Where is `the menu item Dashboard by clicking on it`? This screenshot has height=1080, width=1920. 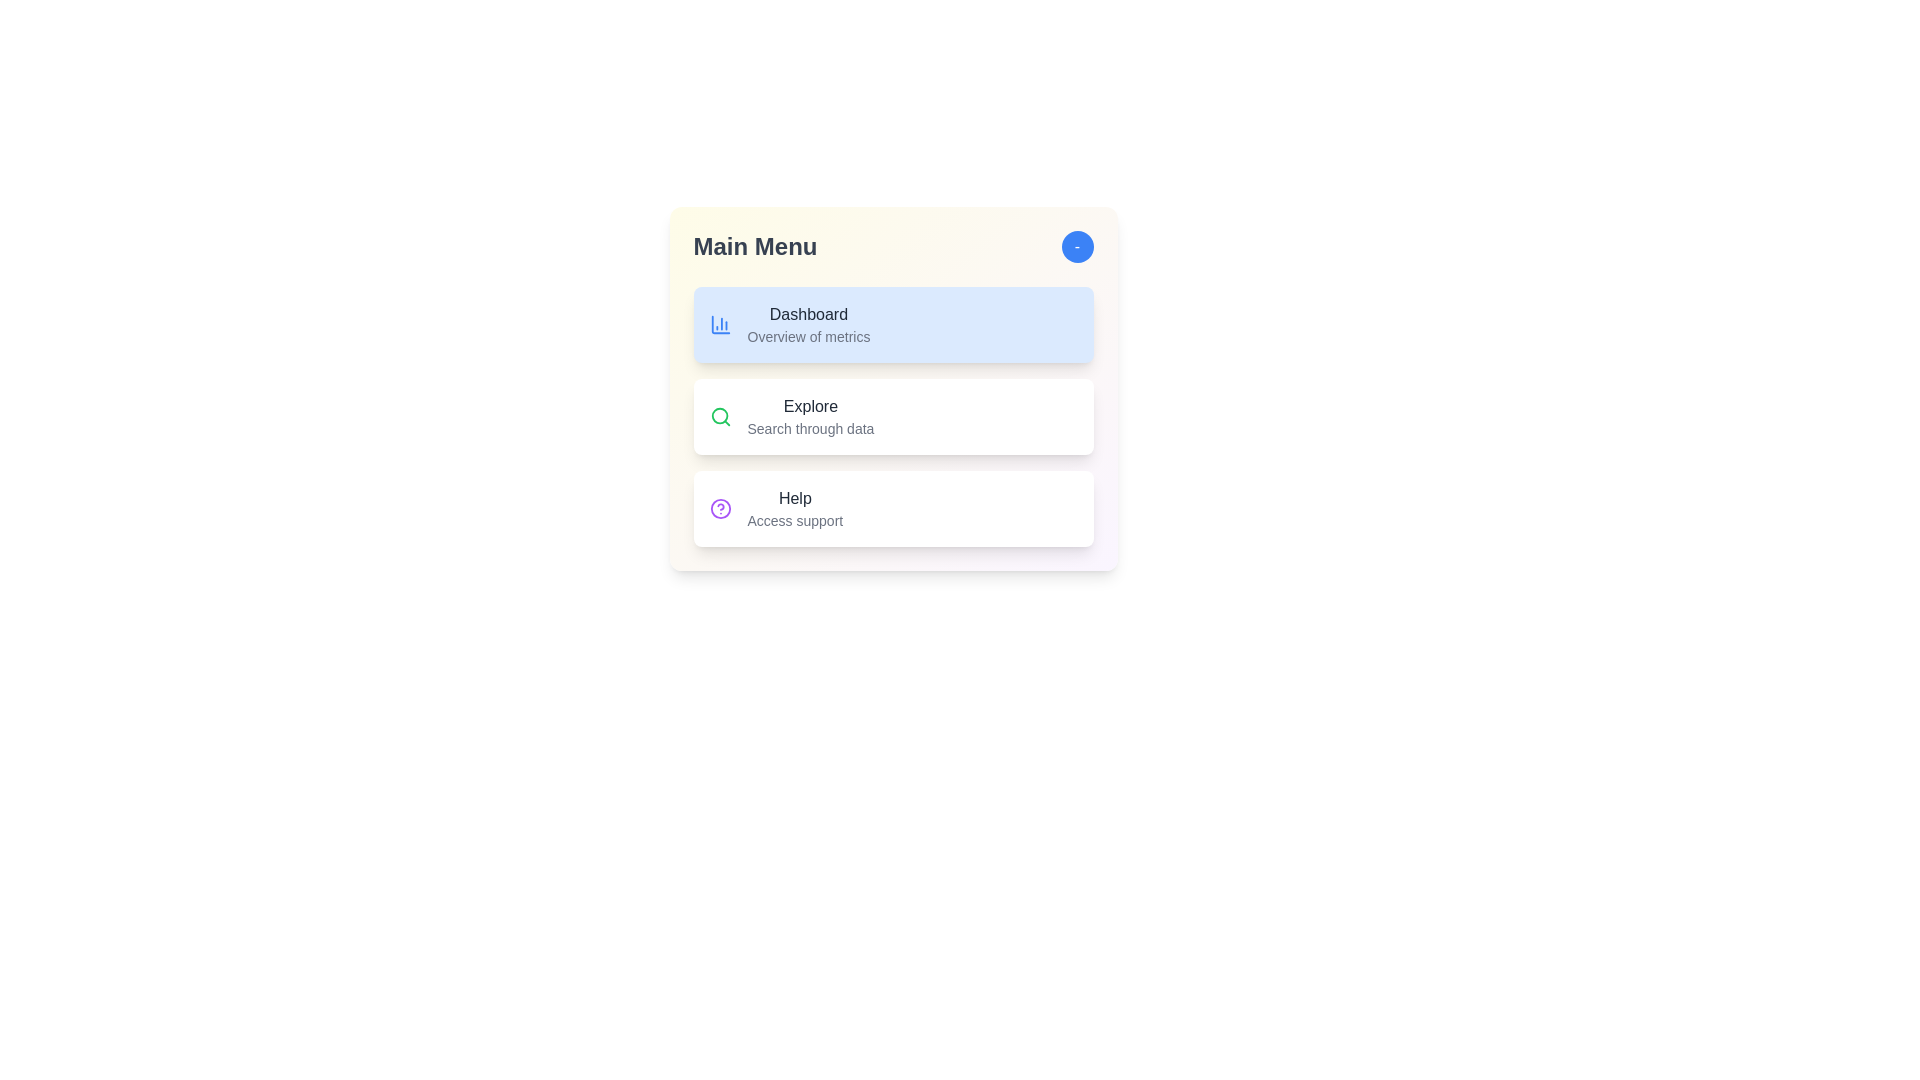 the menu item Dashboard by clicking on it is located at coordinates (892, 323).